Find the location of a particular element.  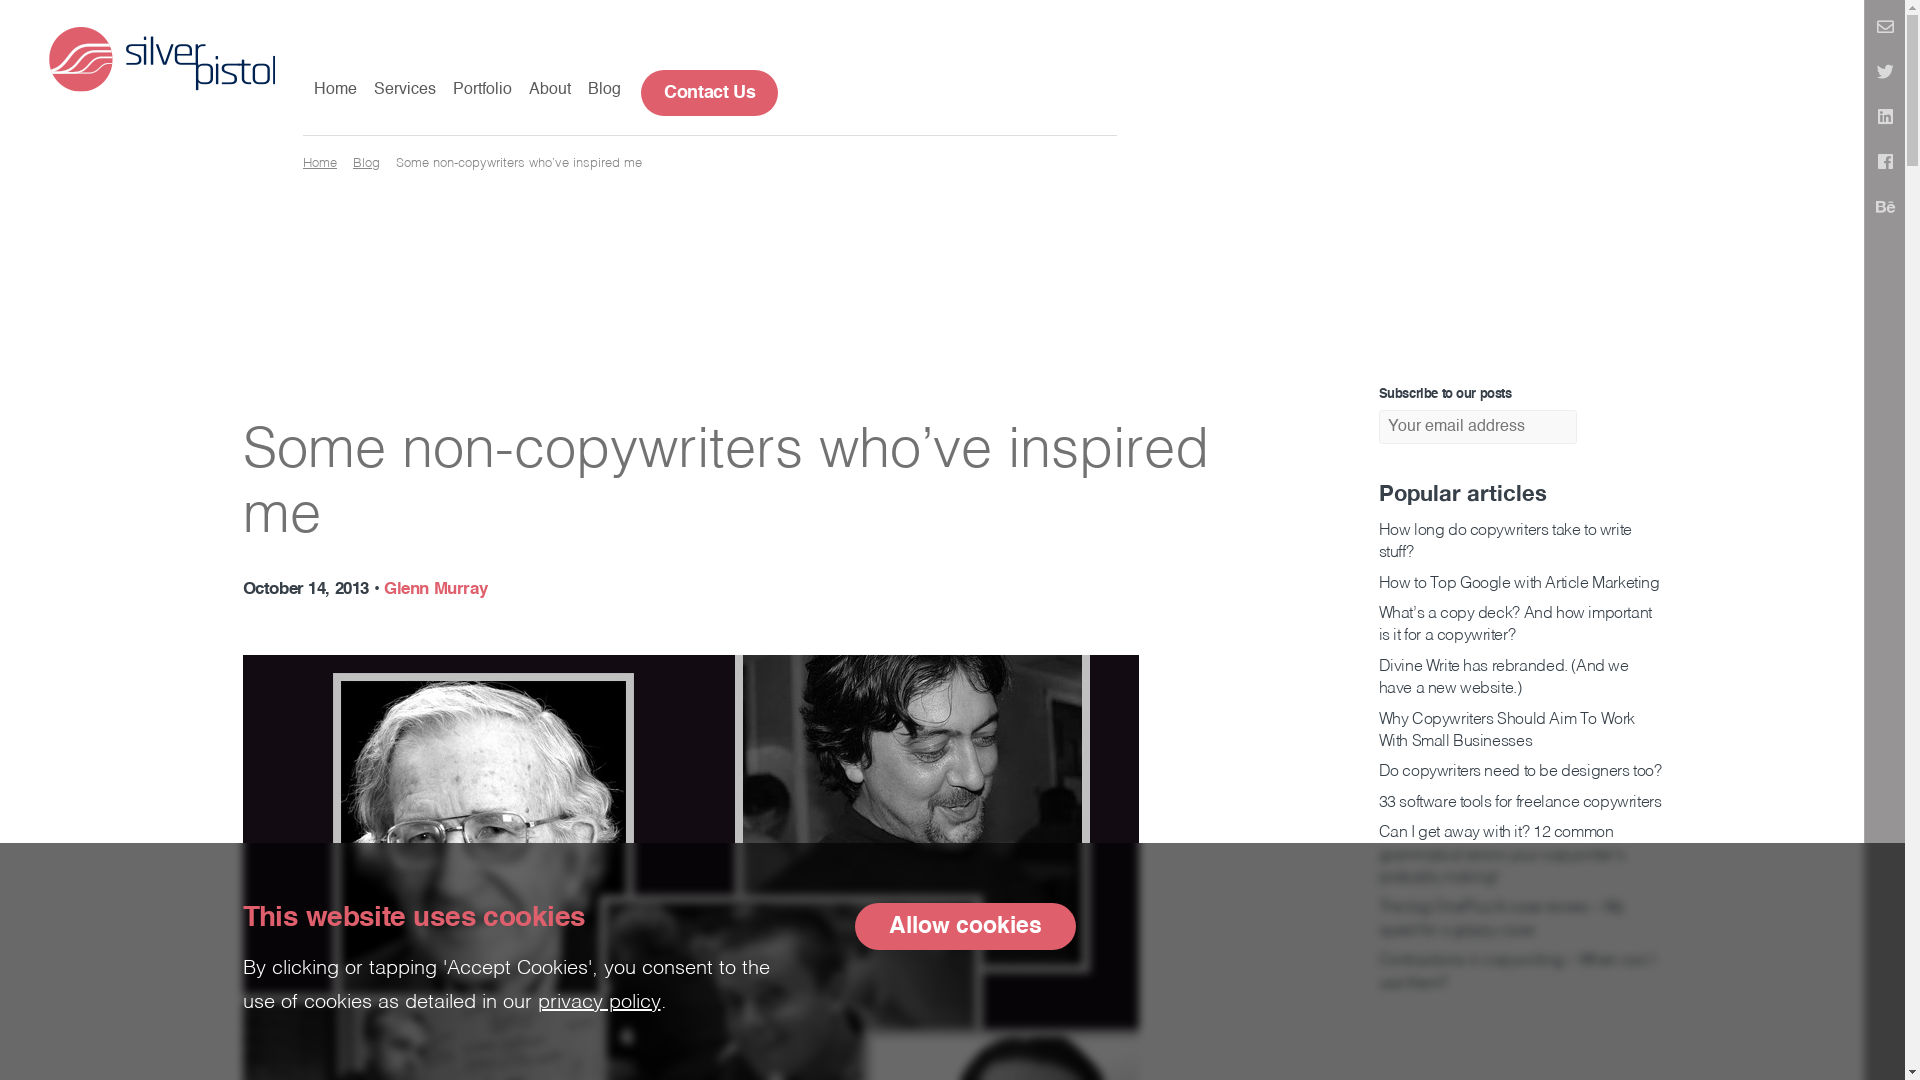

'Silver Pistol Logo' is located at coordinates (162, 56).